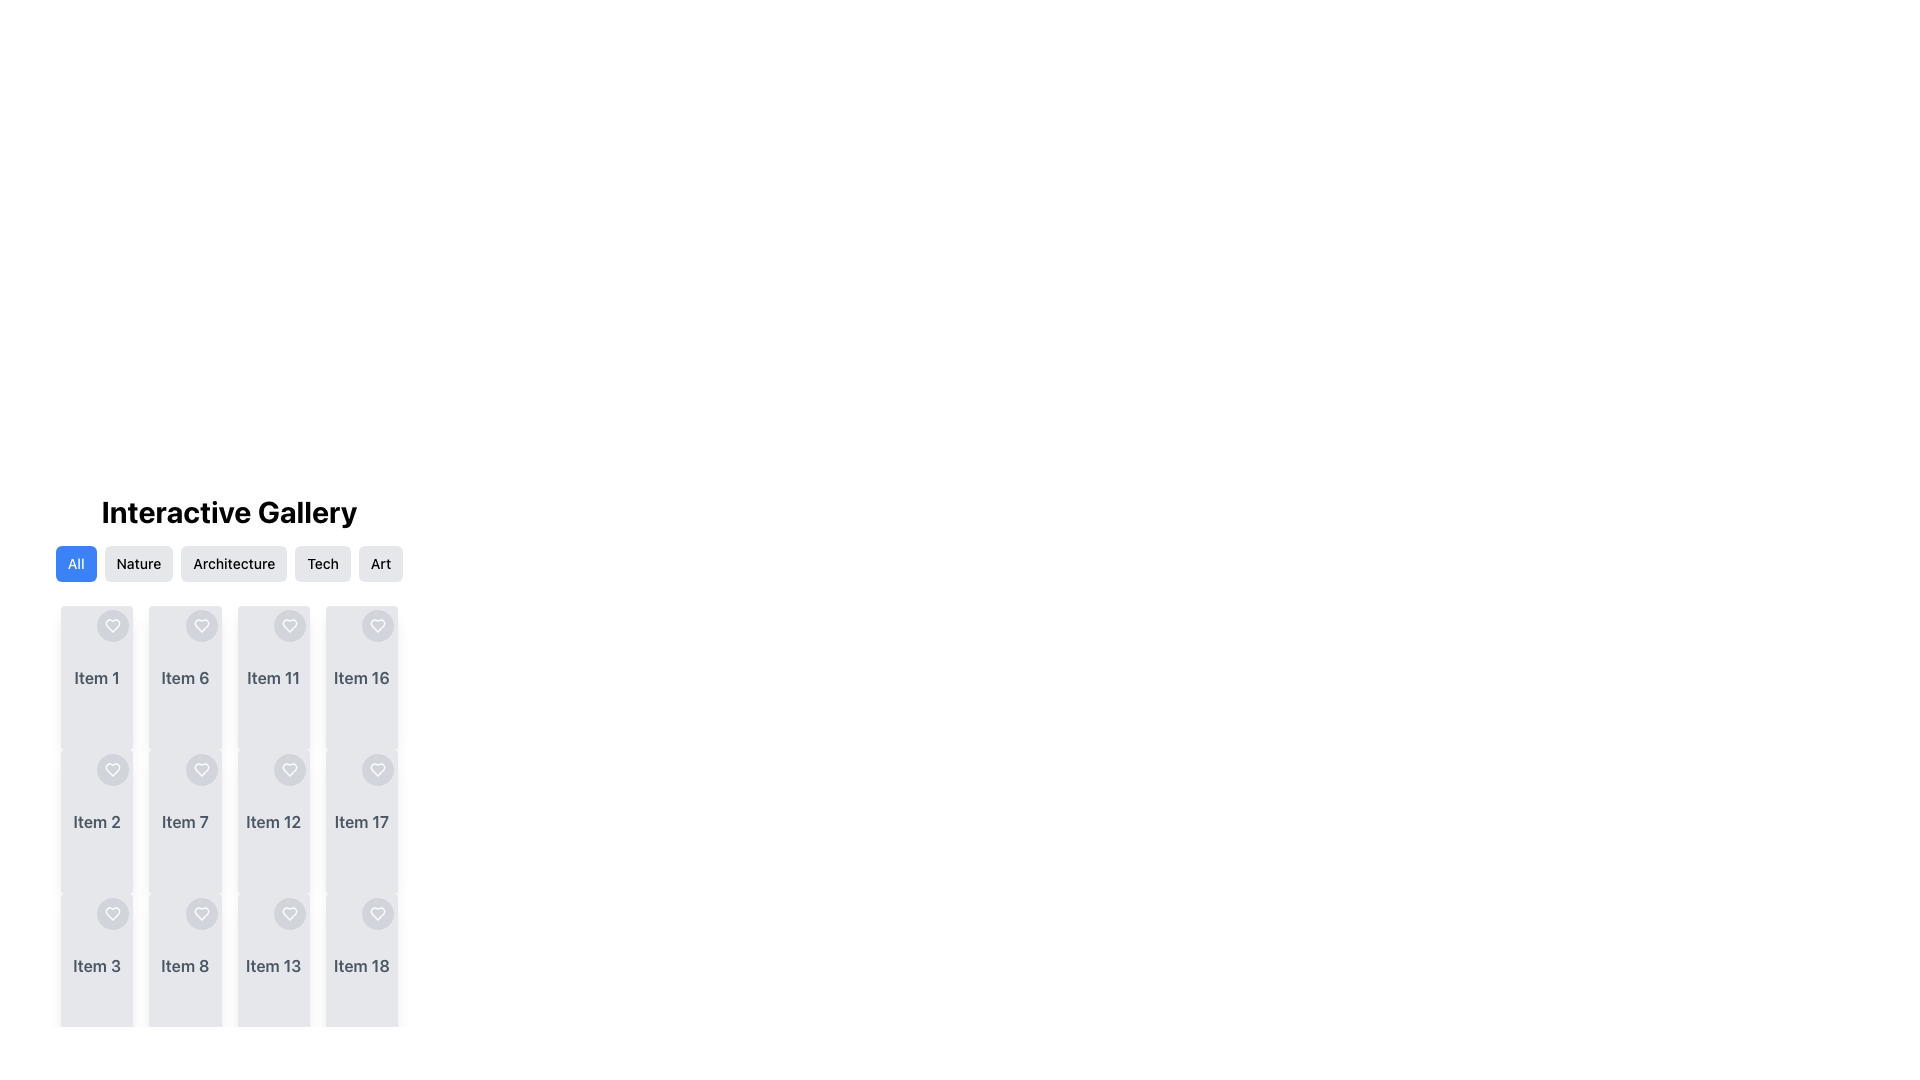  Describe the element at coordinates (288, 624) in the screenshot. I see `the circular Icon Button with a light gray background and a white heart icon located at the top-right corner of the card labeled 'Item 11' in the interactive gallery` at that location.